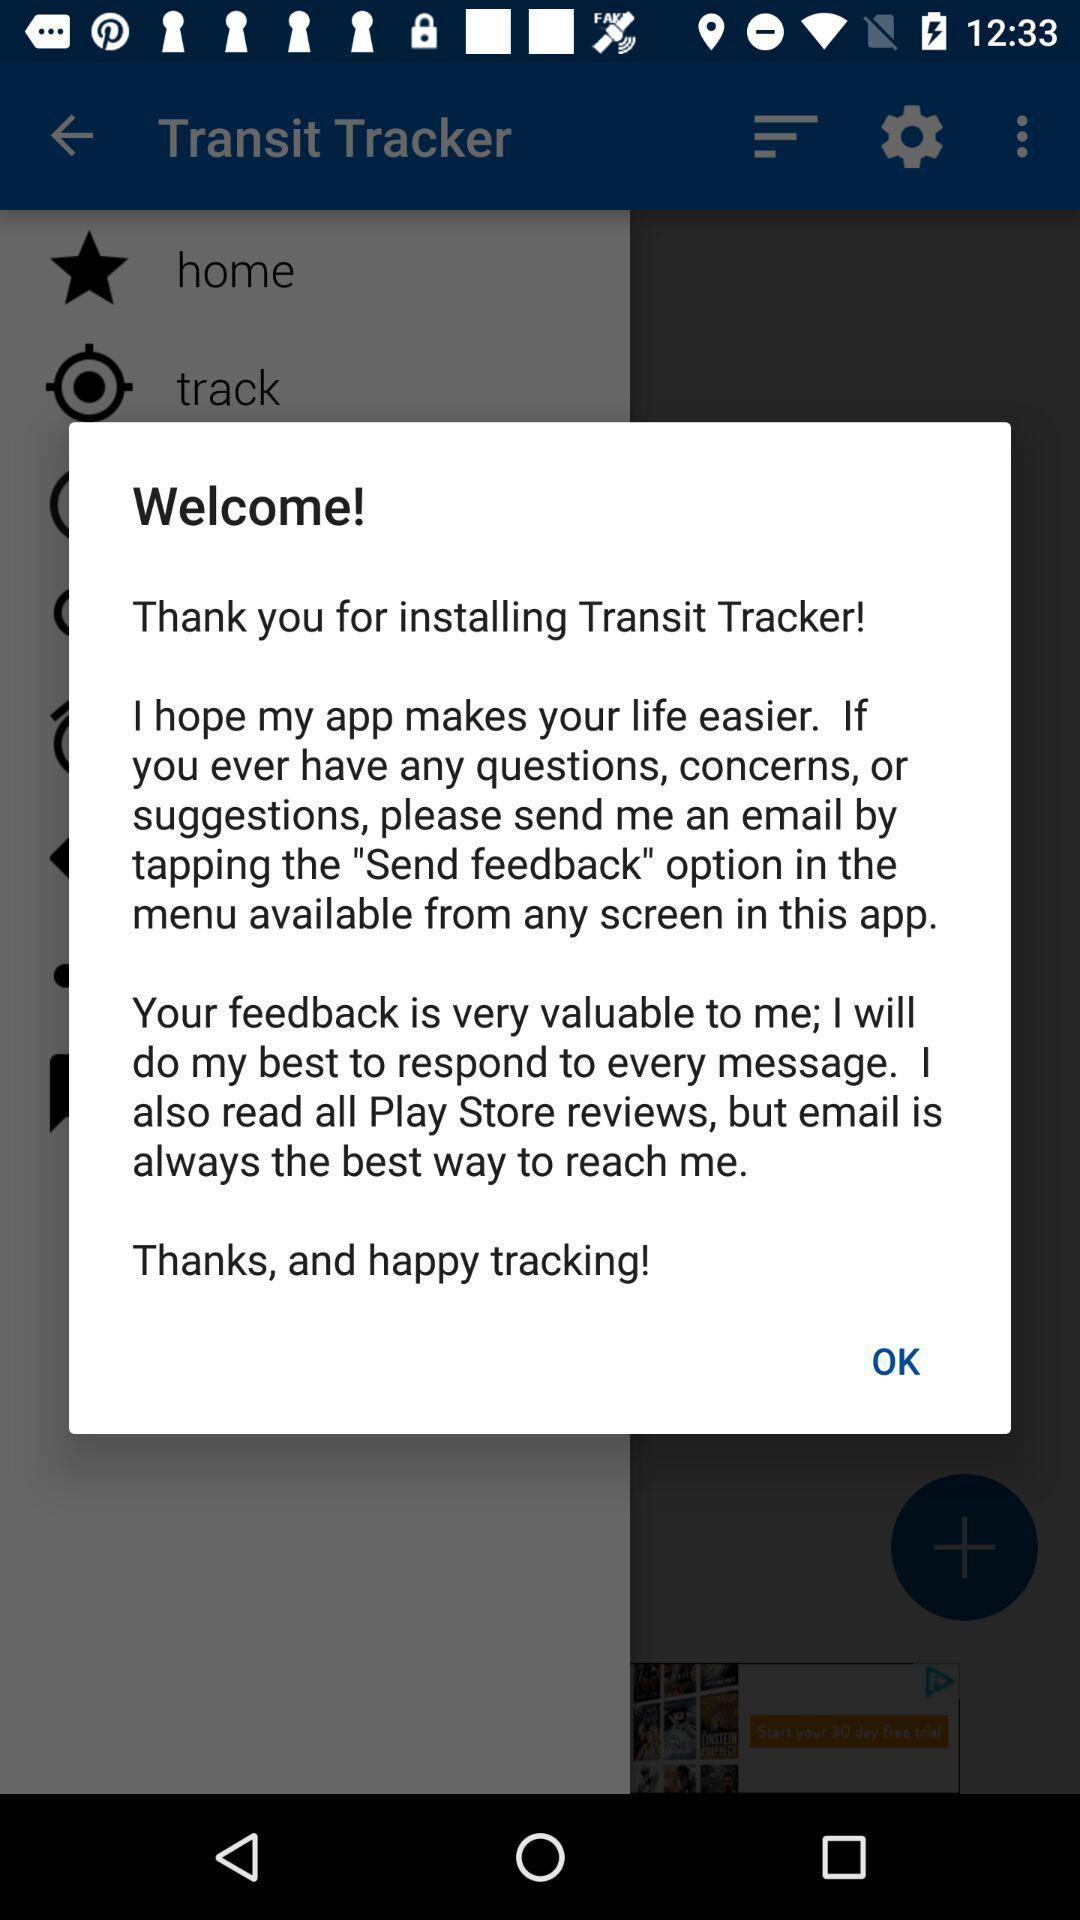 This screenshot has width=1080, height=1920. What do you see at coordinates (894, 1360) in the screenshot?
I see `the ok` at bounding box center [894, 1360].